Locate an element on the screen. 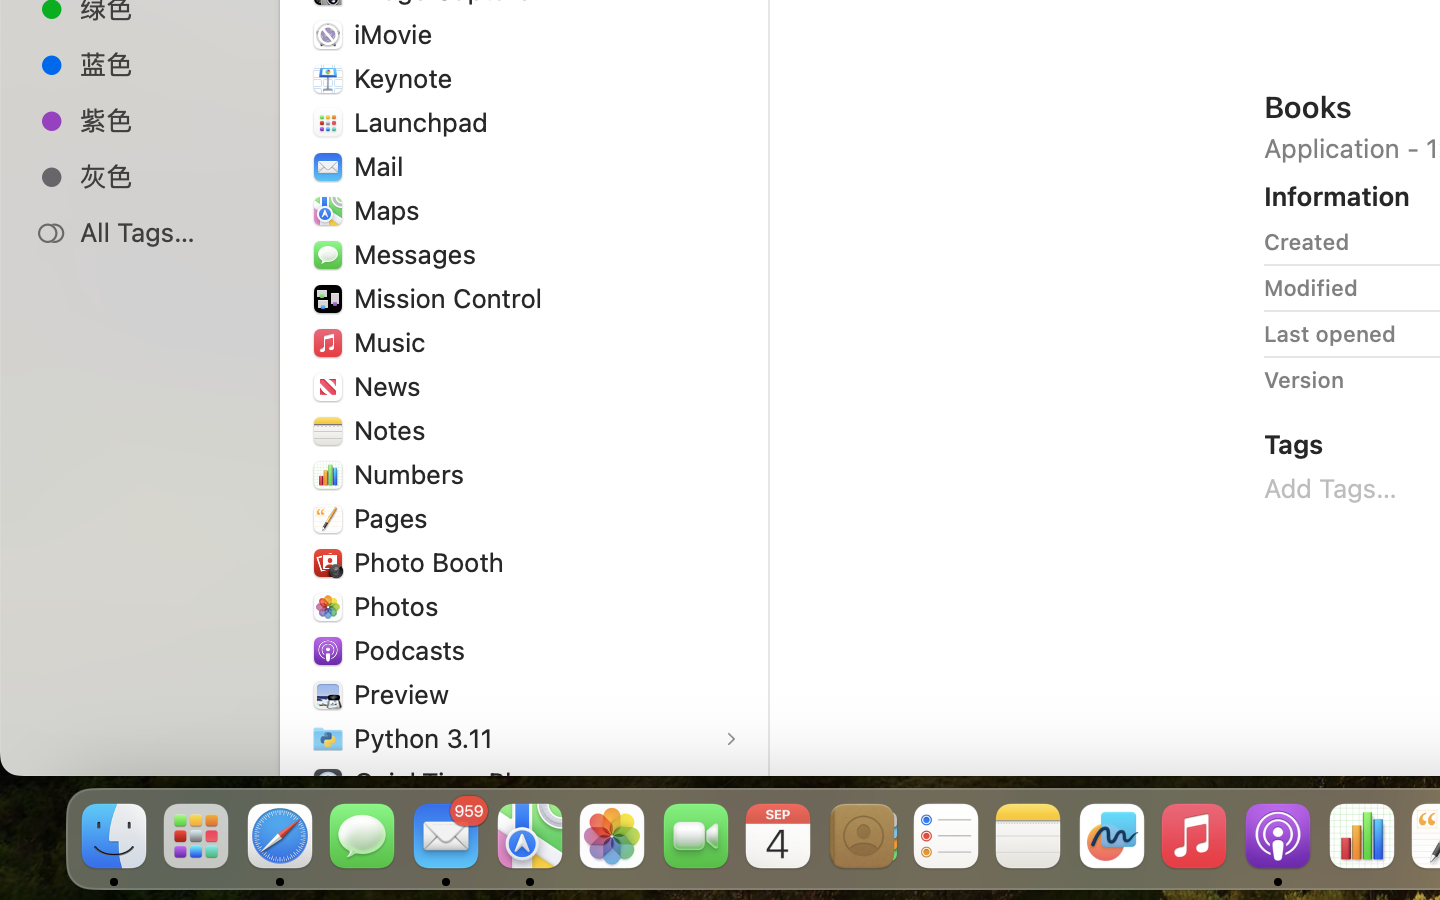 The image size is (1440, 900). 'QuickTime Player' is located at coordinates (462, 781).